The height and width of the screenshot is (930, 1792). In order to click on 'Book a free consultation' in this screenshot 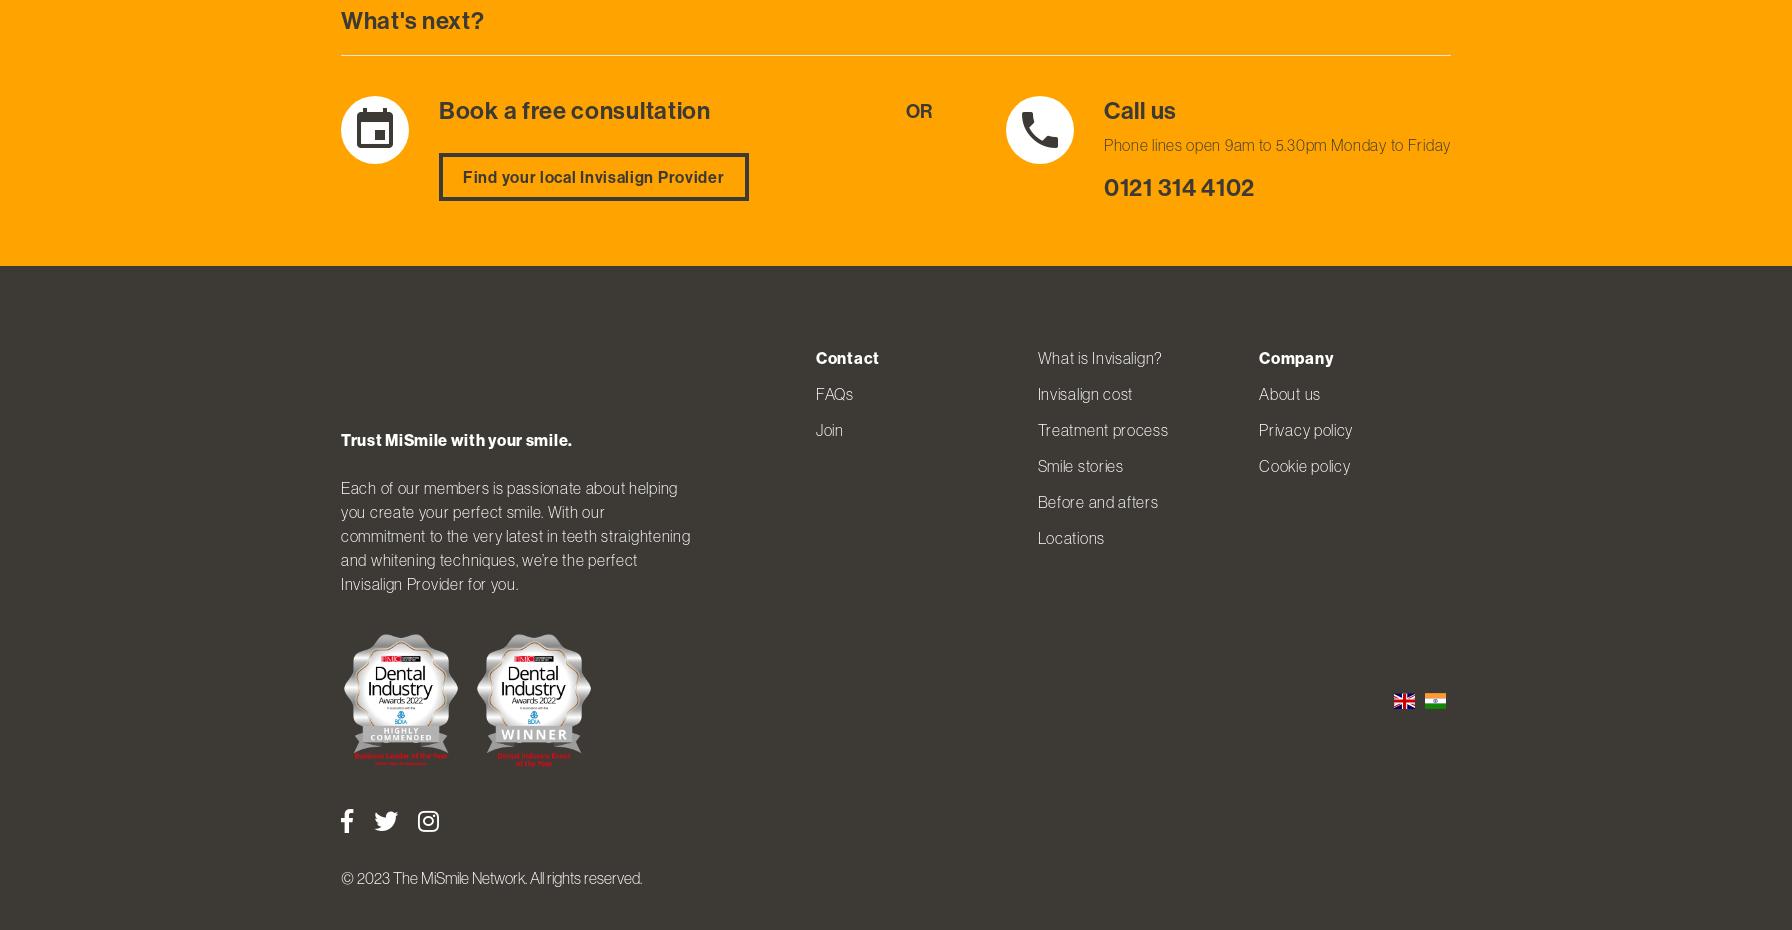, I will do `click(574, 110)`.